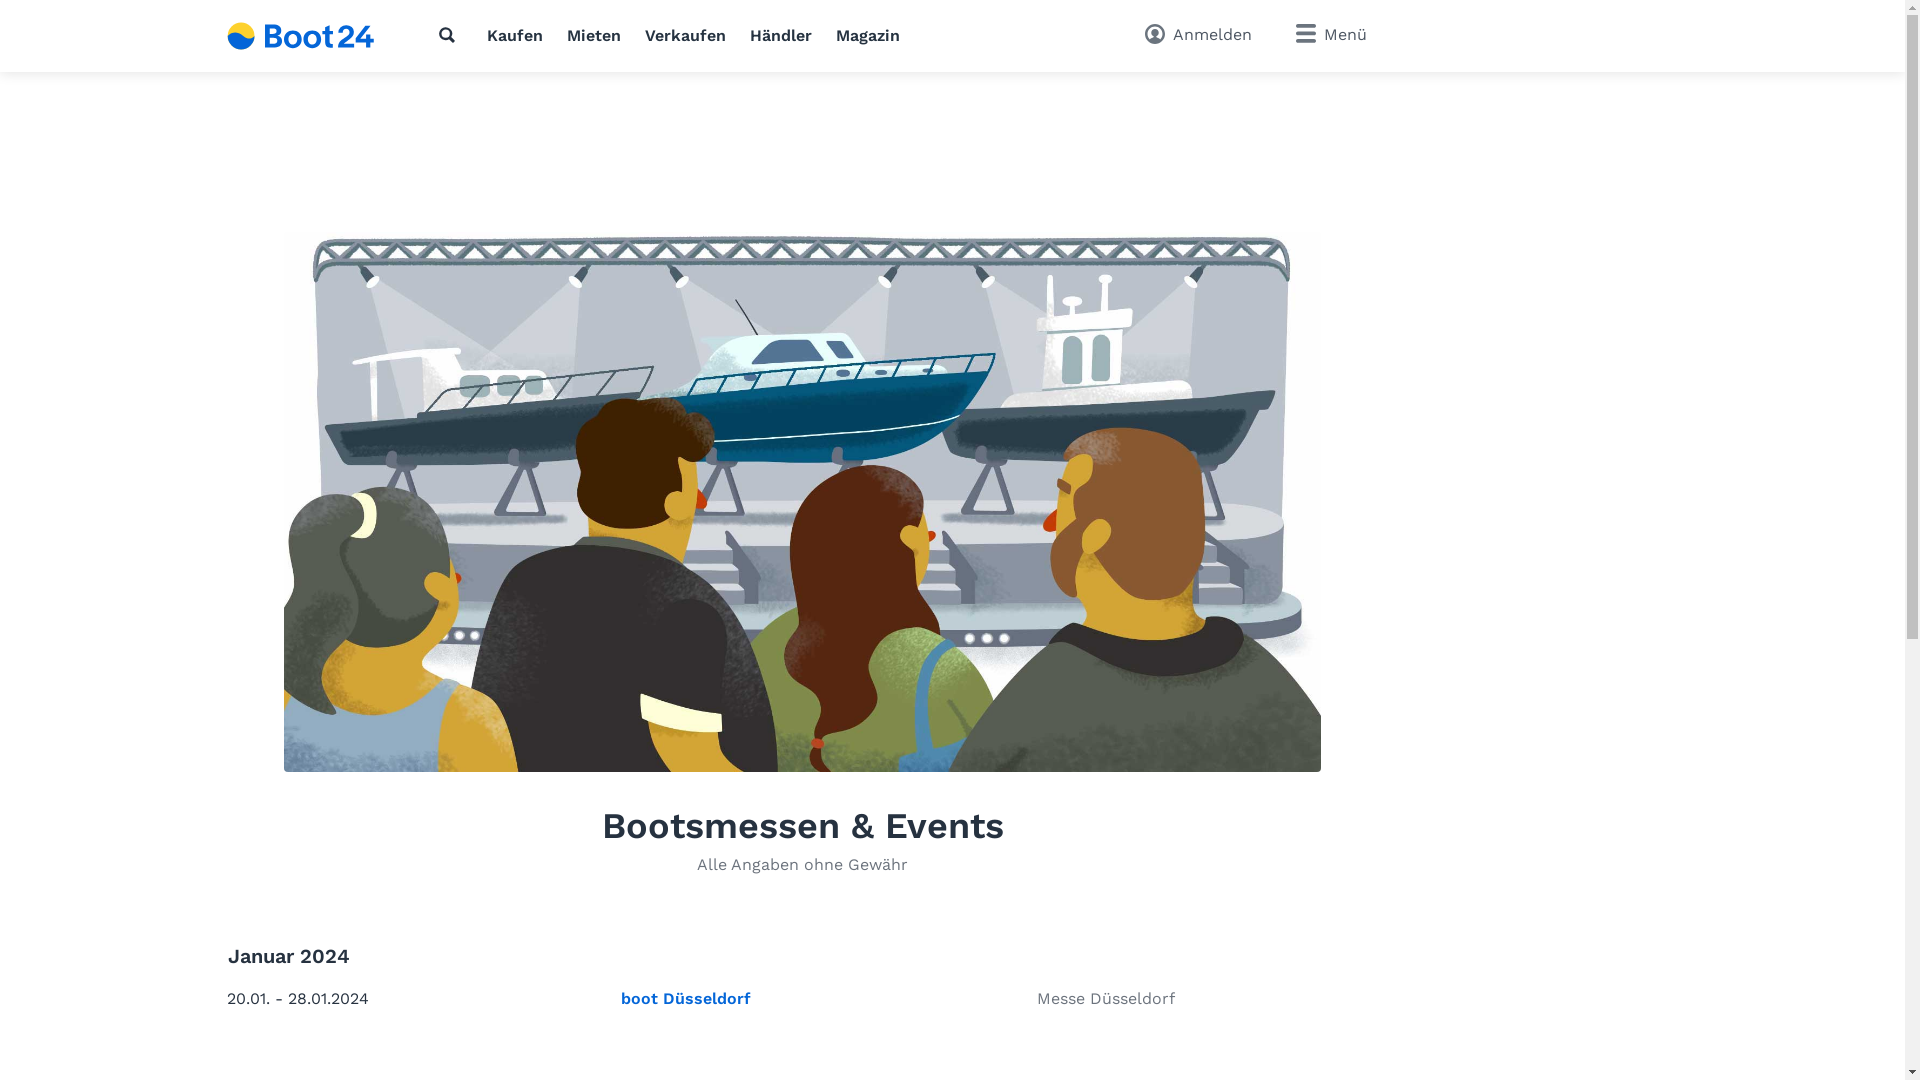 Image resolution: width=1920 pixels, height=1080 pixels. What do you see at coordinates (486, 35) in the screenshot?
I see `'Kaufen'` at bounding box center [486, 35].